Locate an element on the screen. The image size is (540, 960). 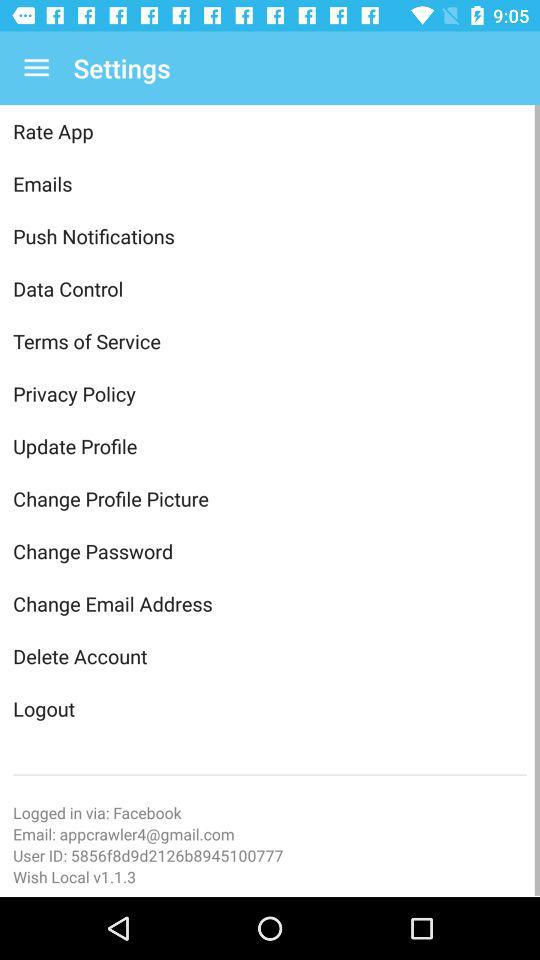
the logout item is located at coordinates (270, 708).